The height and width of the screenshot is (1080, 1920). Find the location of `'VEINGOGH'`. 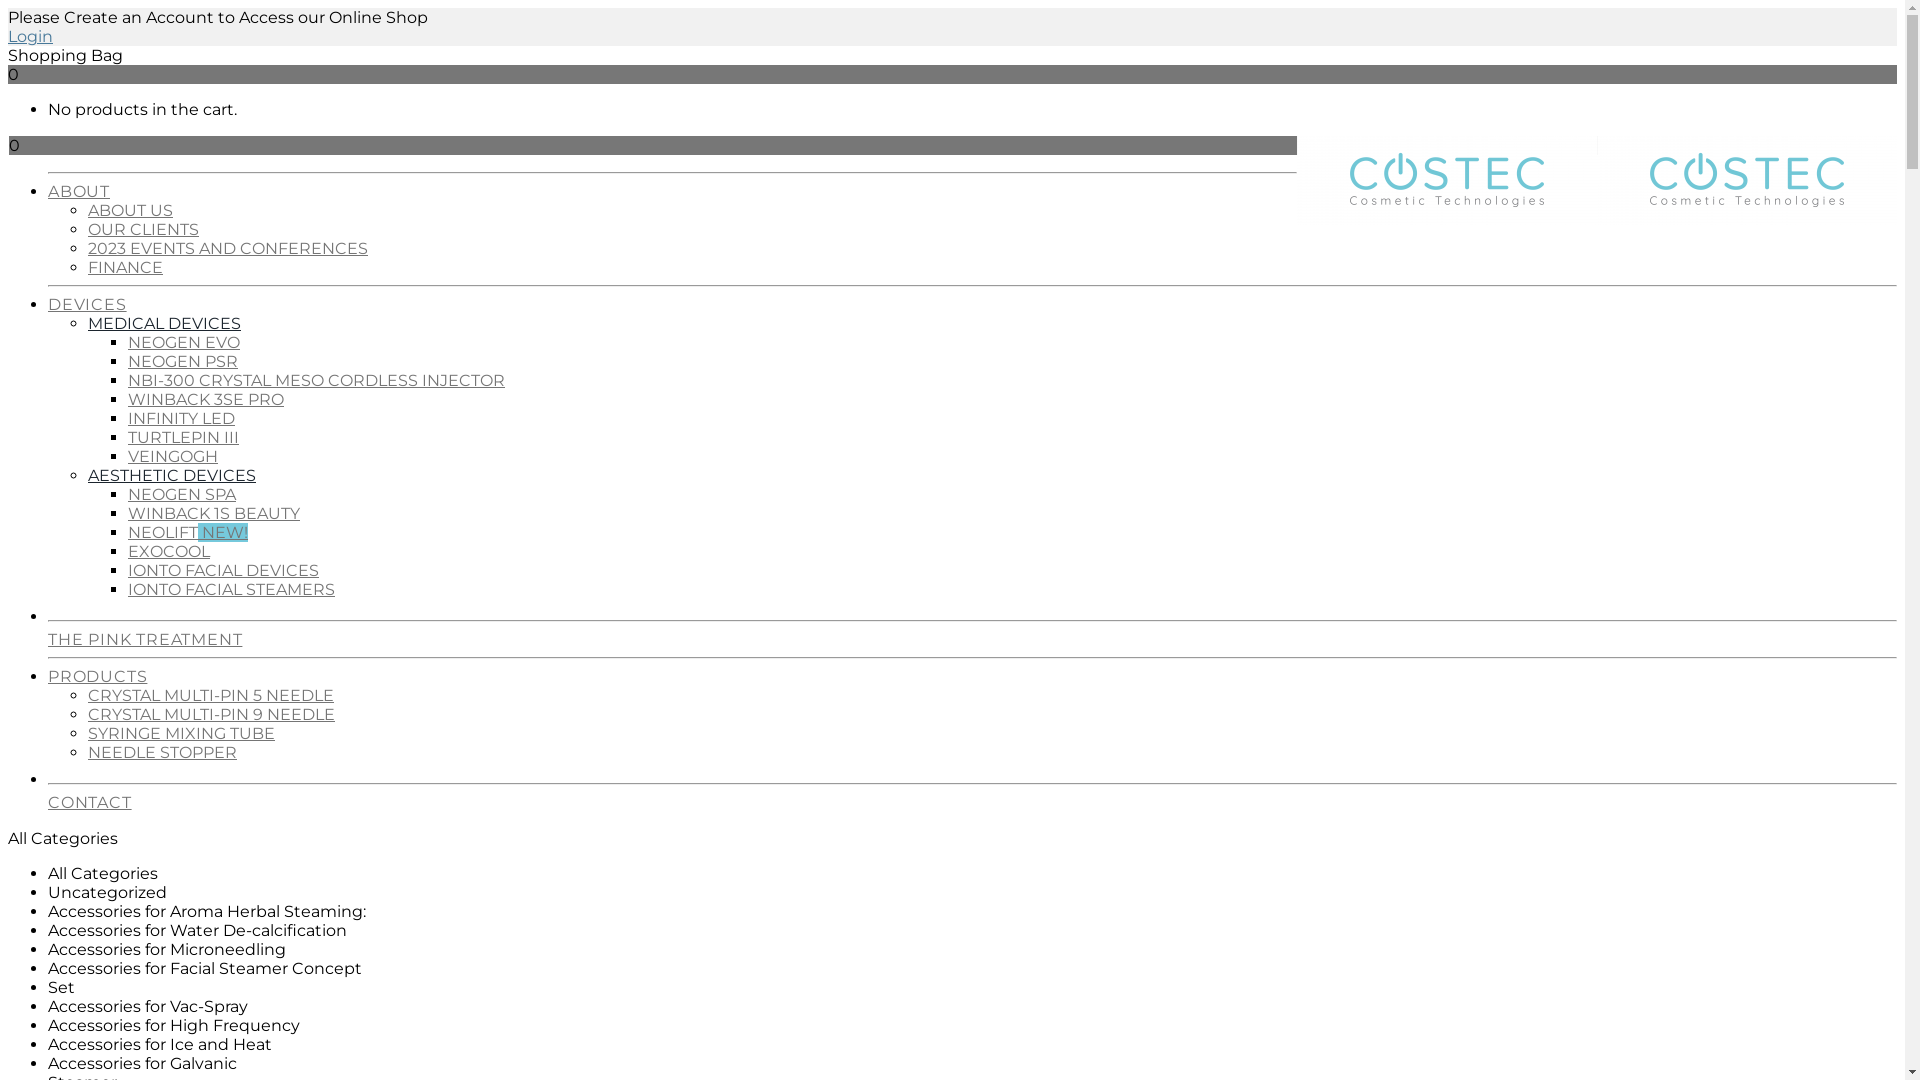

'VEINGOGH' is located at coordinates (127, 456).